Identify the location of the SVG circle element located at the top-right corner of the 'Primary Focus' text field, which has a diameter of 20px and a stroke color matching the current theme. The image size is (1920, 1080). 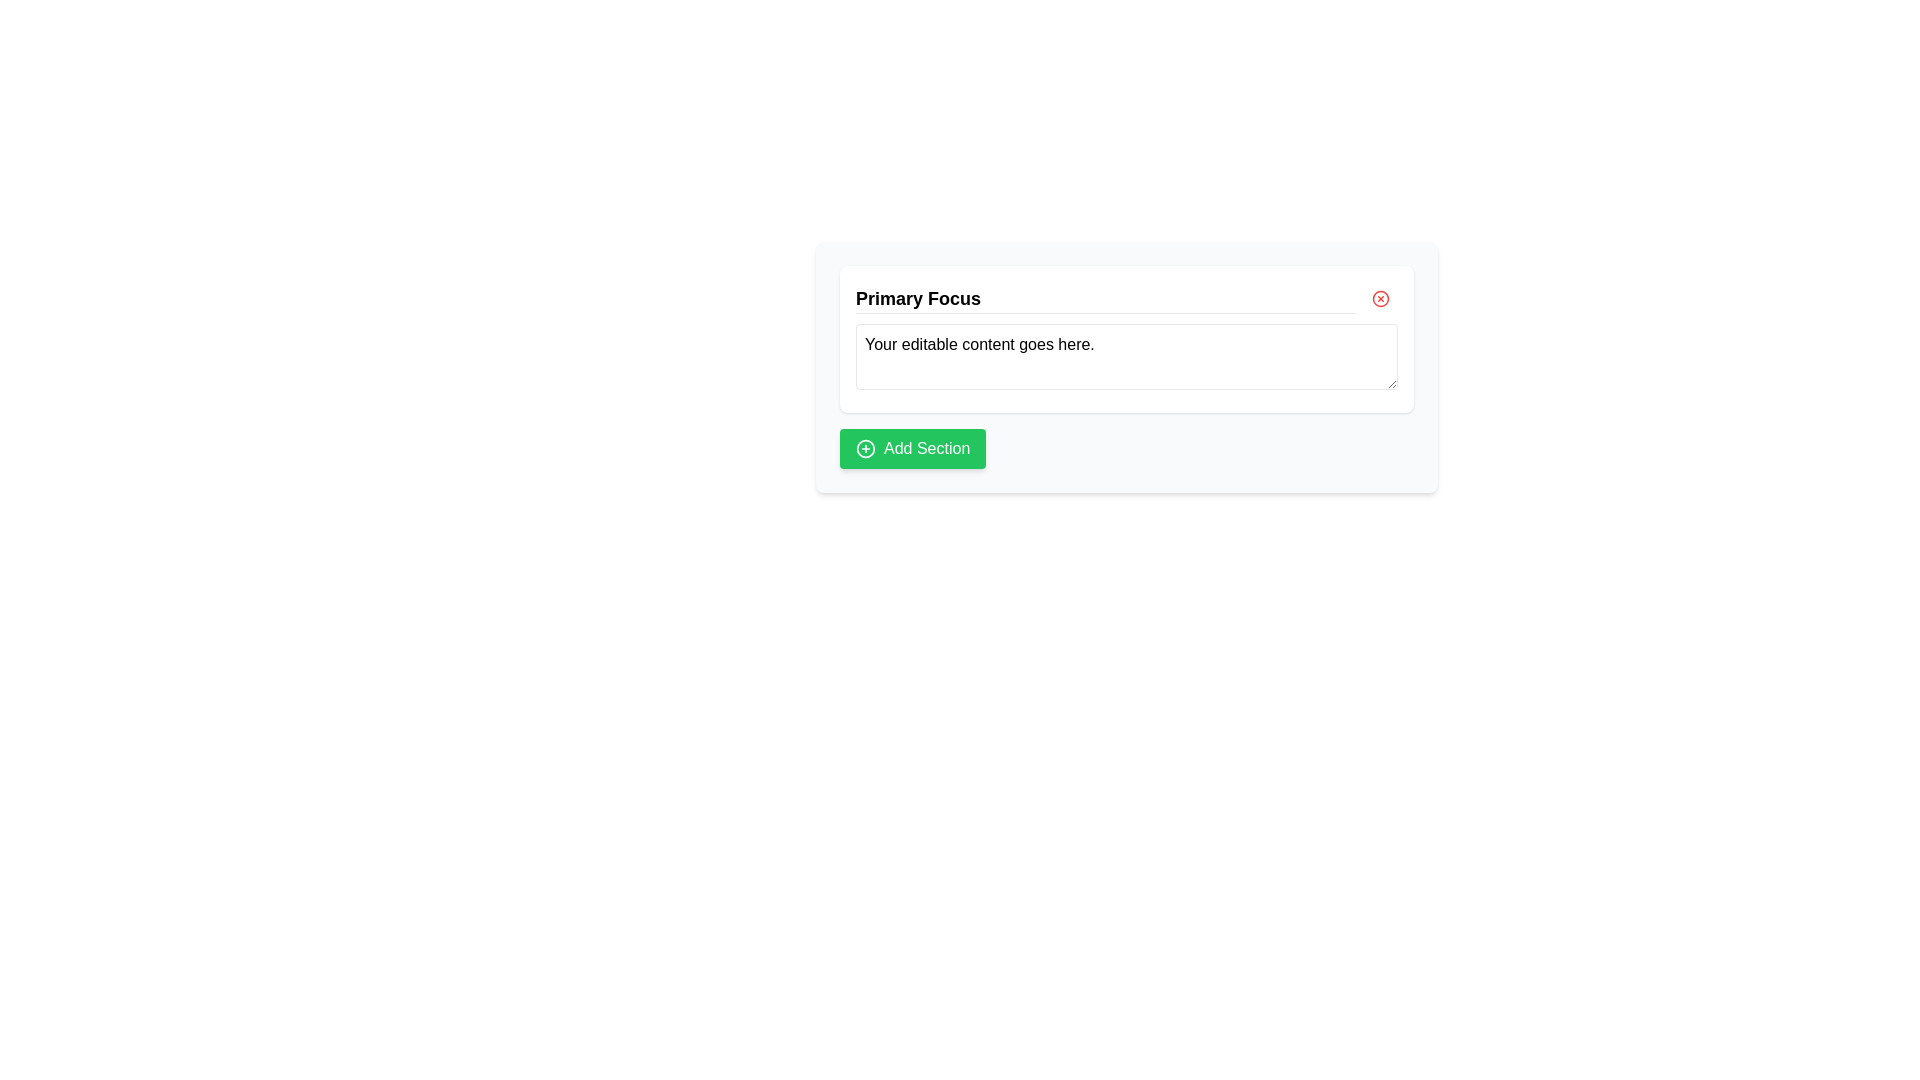
(1380, 299).